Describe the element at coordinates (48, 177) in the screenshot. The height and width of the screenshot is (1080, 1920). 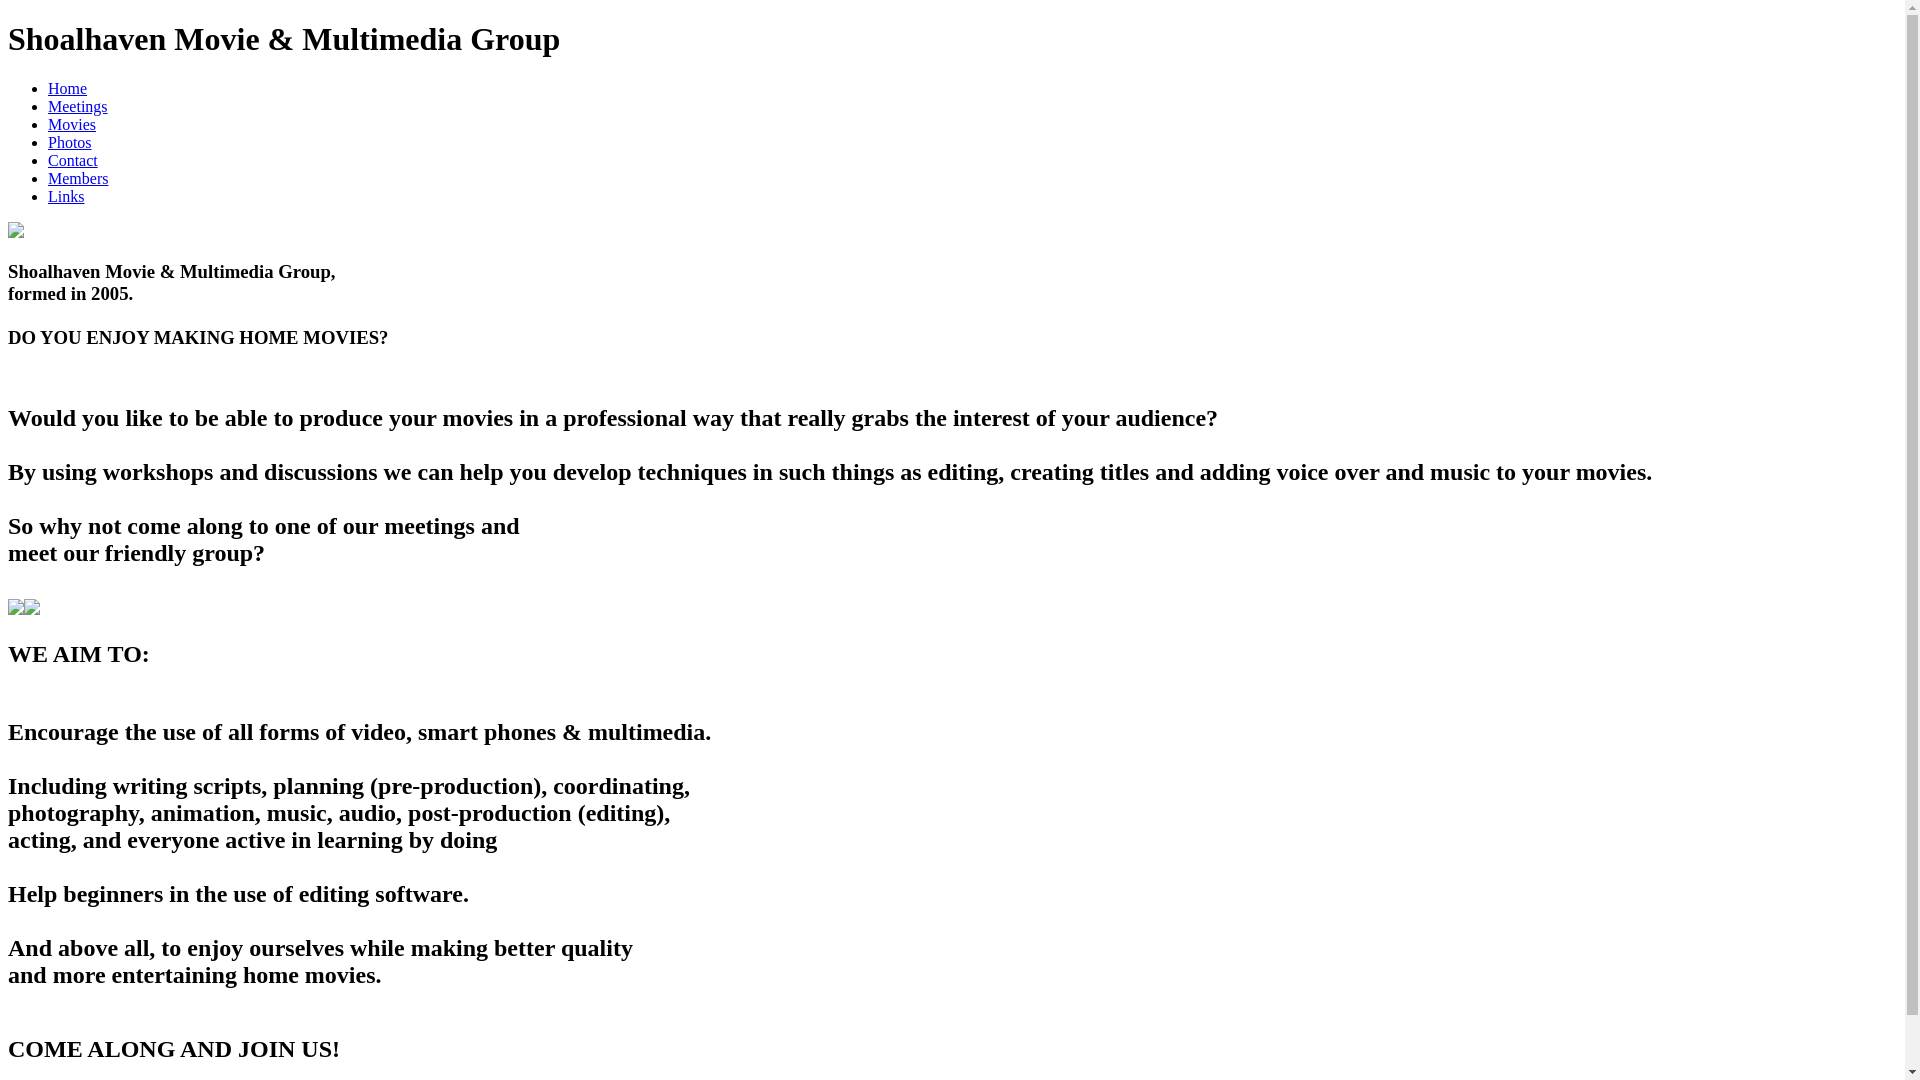
I see `'Members'` at that location.